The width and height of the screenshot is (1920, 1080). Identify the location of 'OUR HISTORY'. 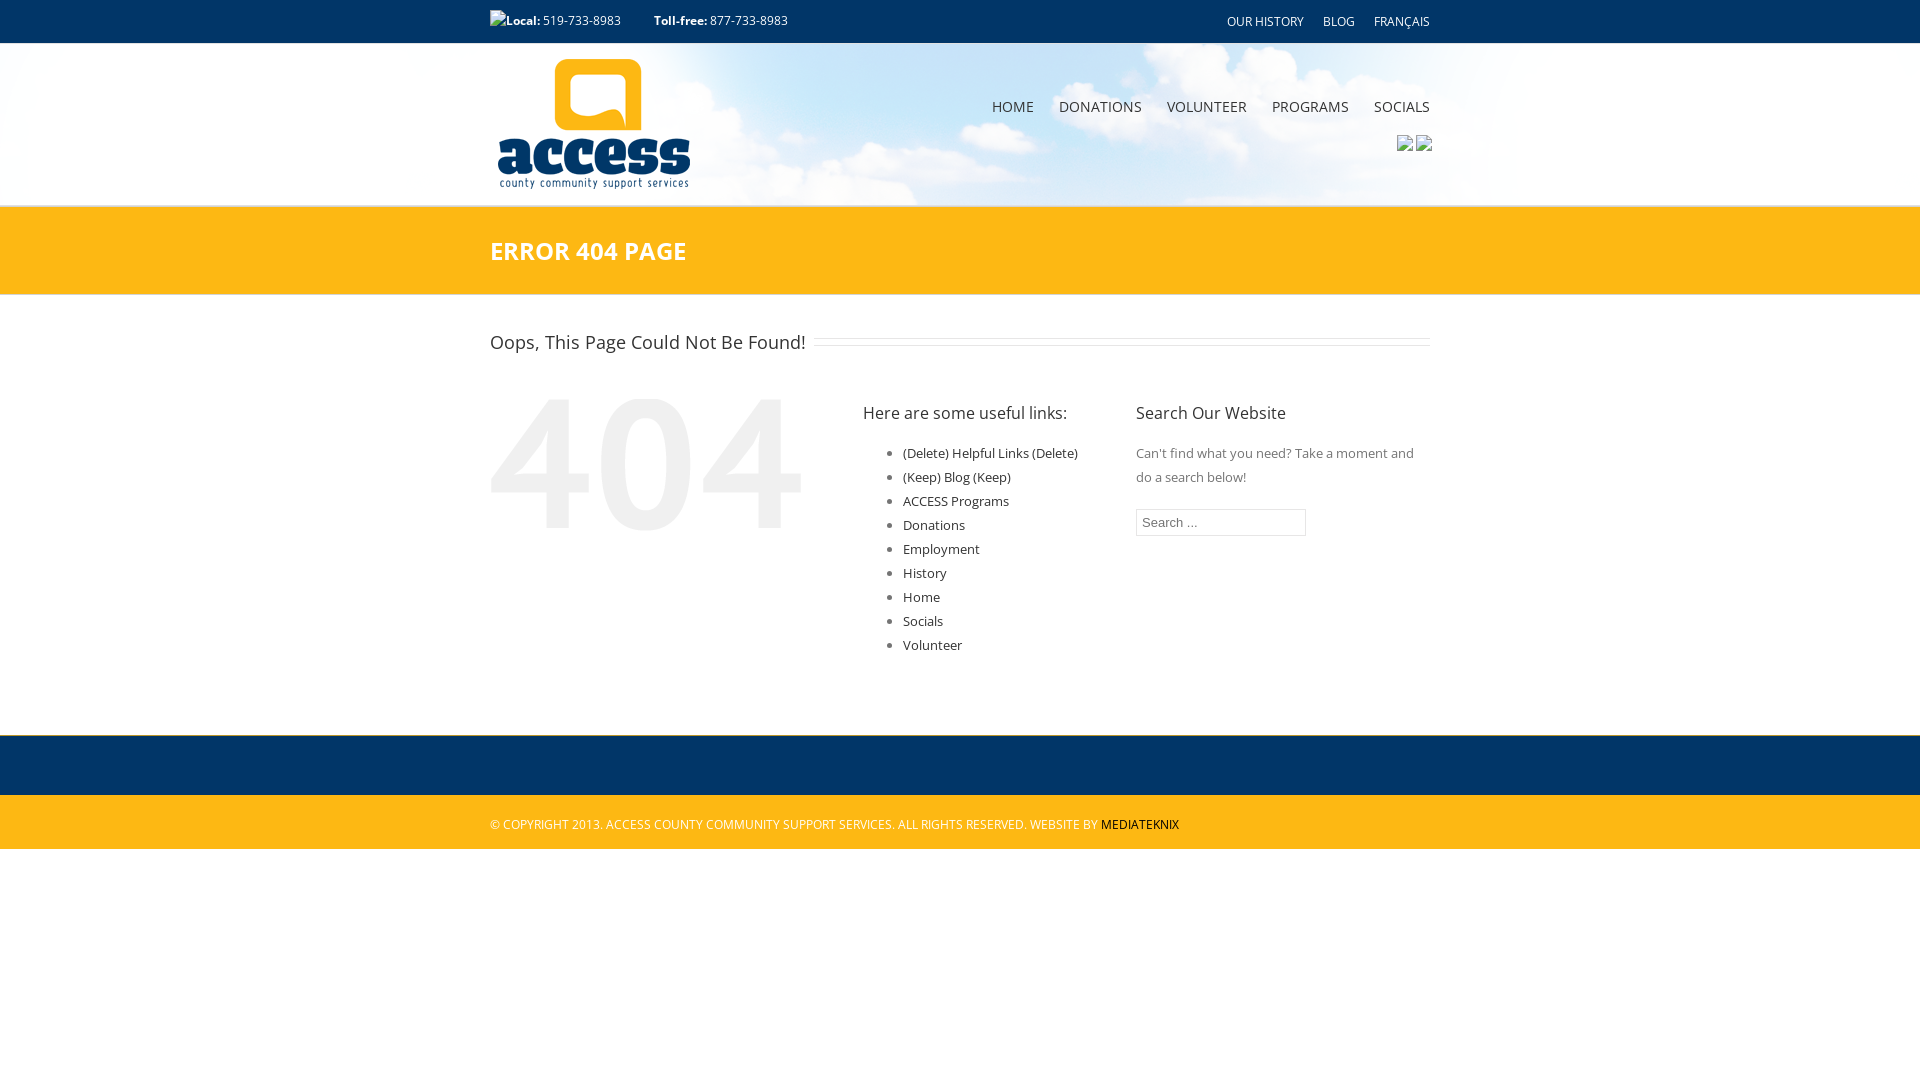
(1264, 21).